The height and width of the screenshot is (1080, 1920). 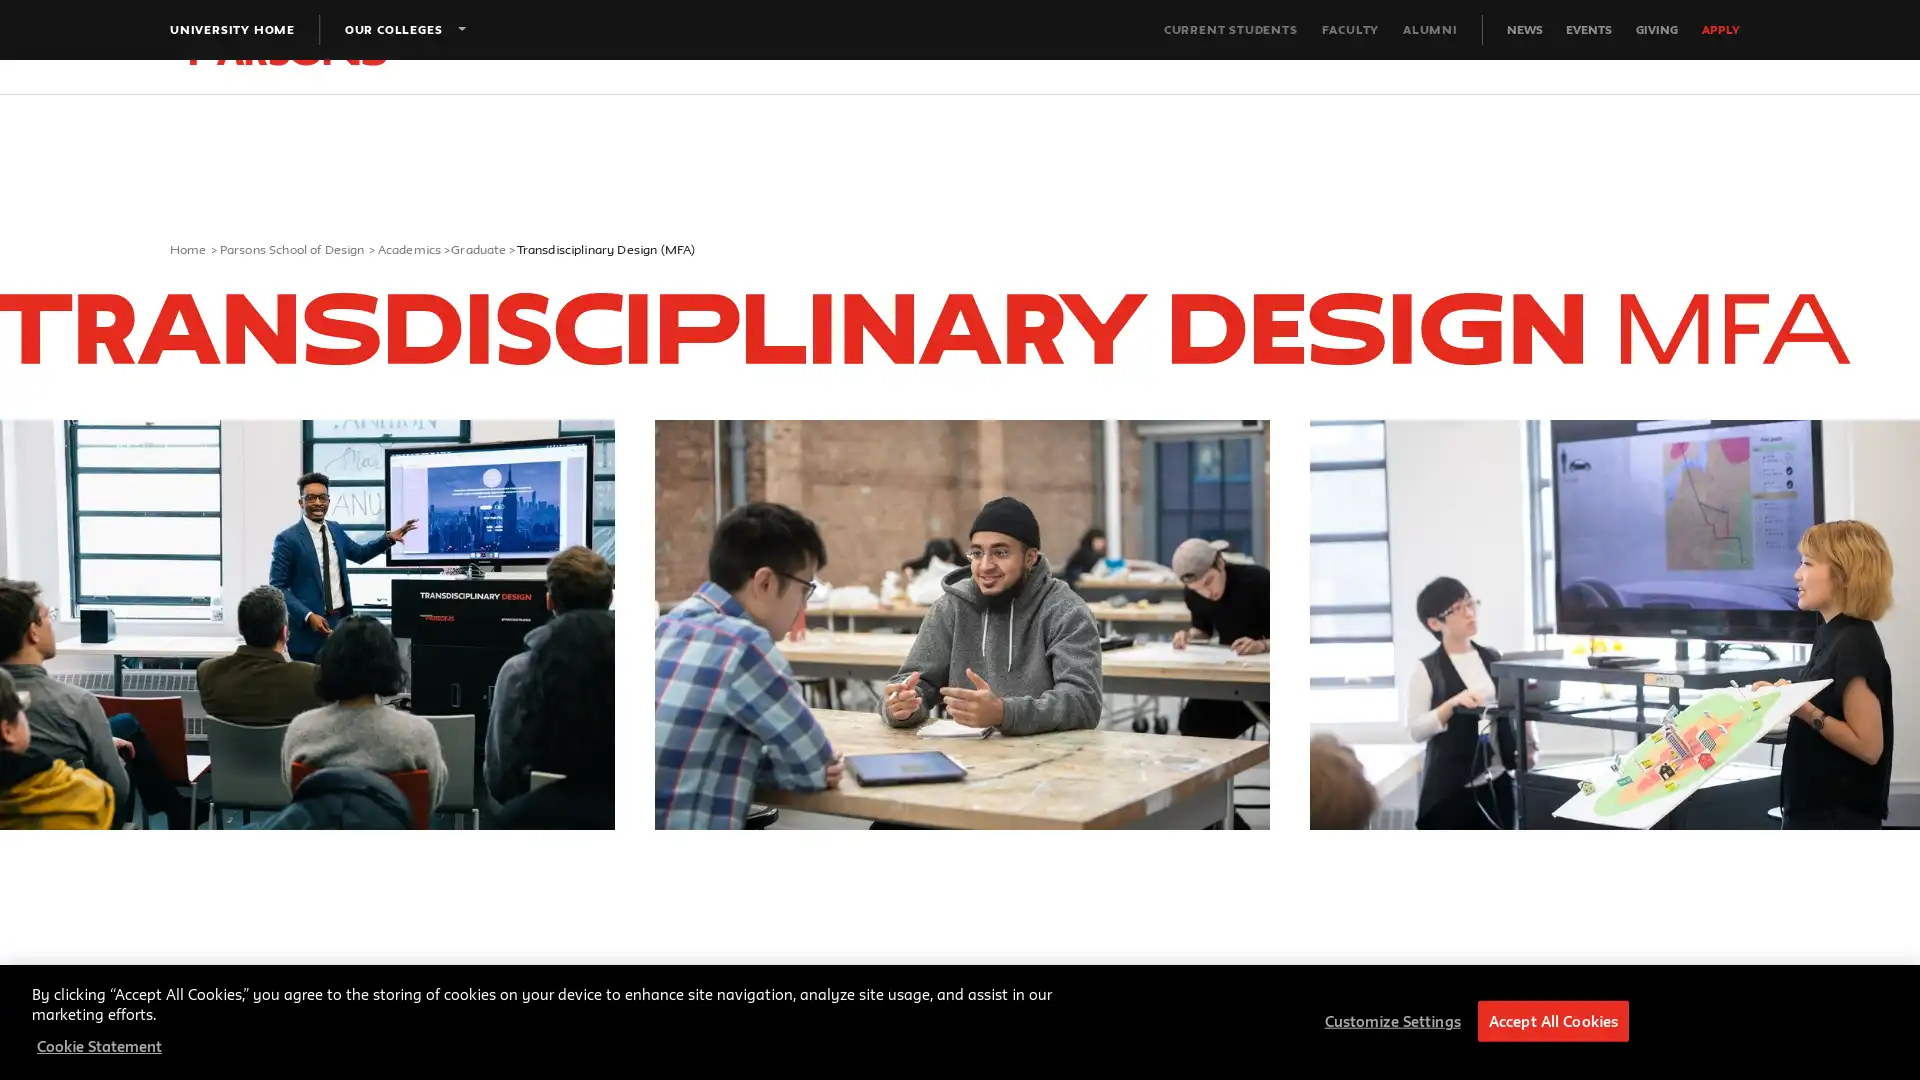 I want to click on Customize Settings, so click(x=1386, y=1021).